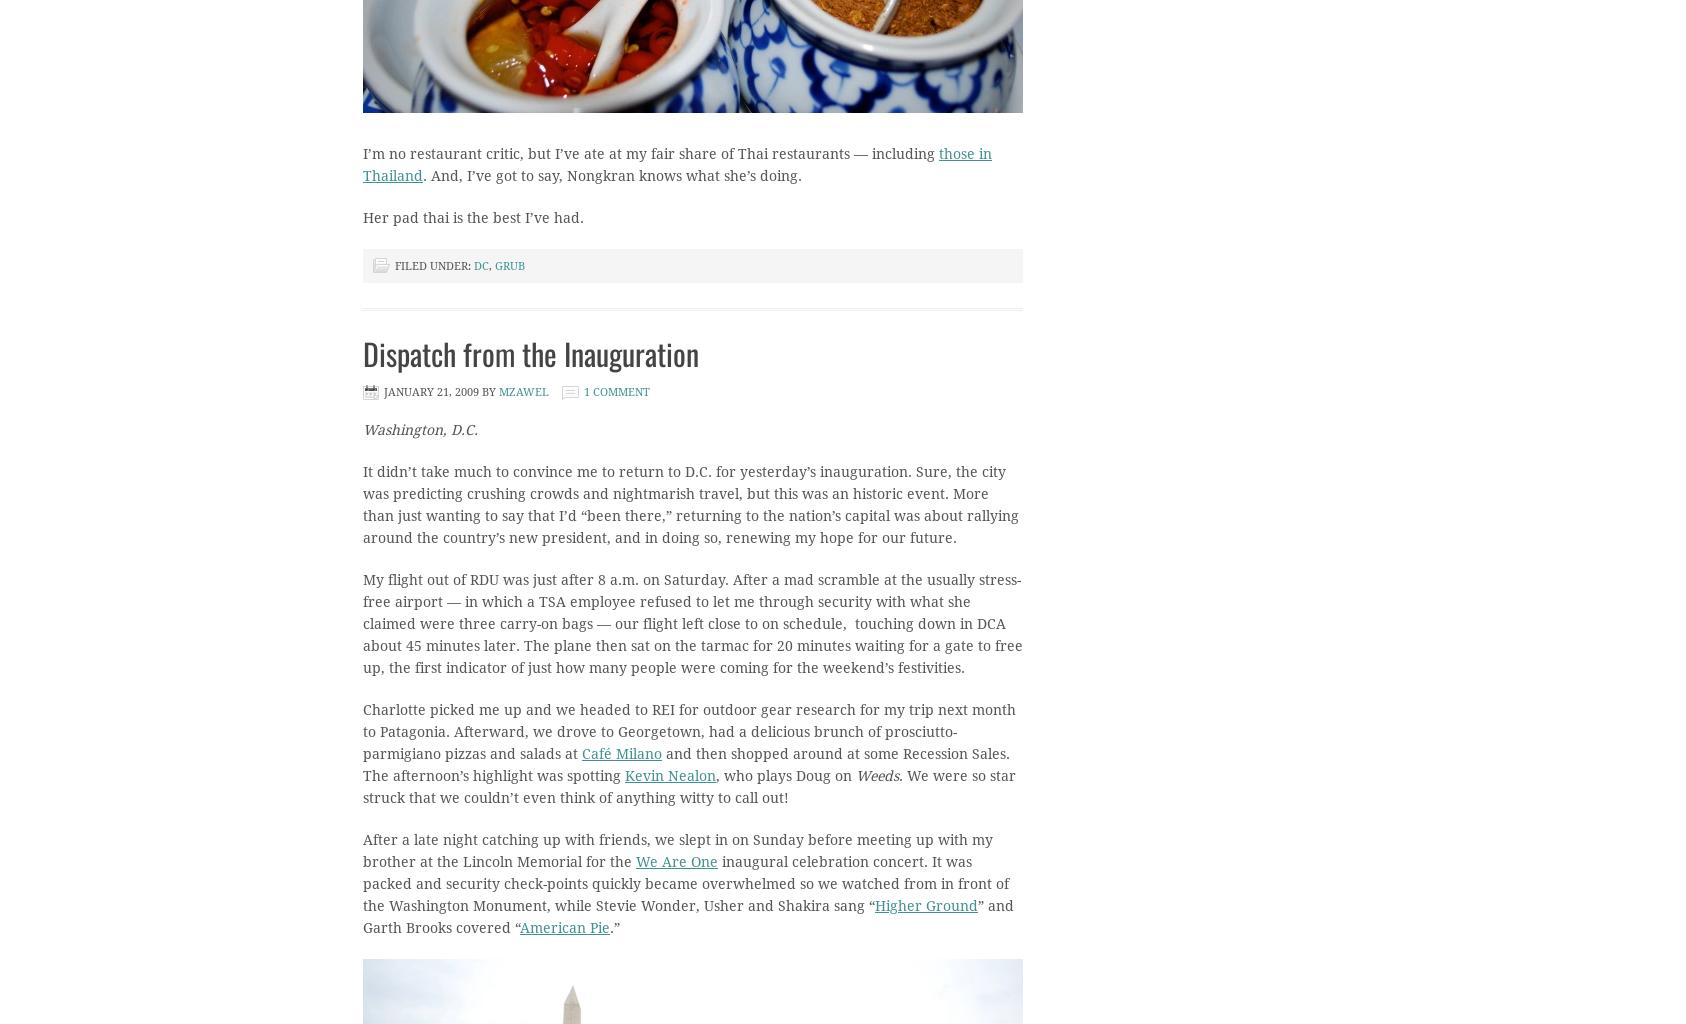 The width and height of the screenshot is (1686, 1024). What do you see at coordinates (676, 850) in the screenshot?
I see `'After a late night catching up with friends, we slept in on Sunday before meeting up with my brother at the Lincoln Memorial for the'` at bounding box center [676, 850].